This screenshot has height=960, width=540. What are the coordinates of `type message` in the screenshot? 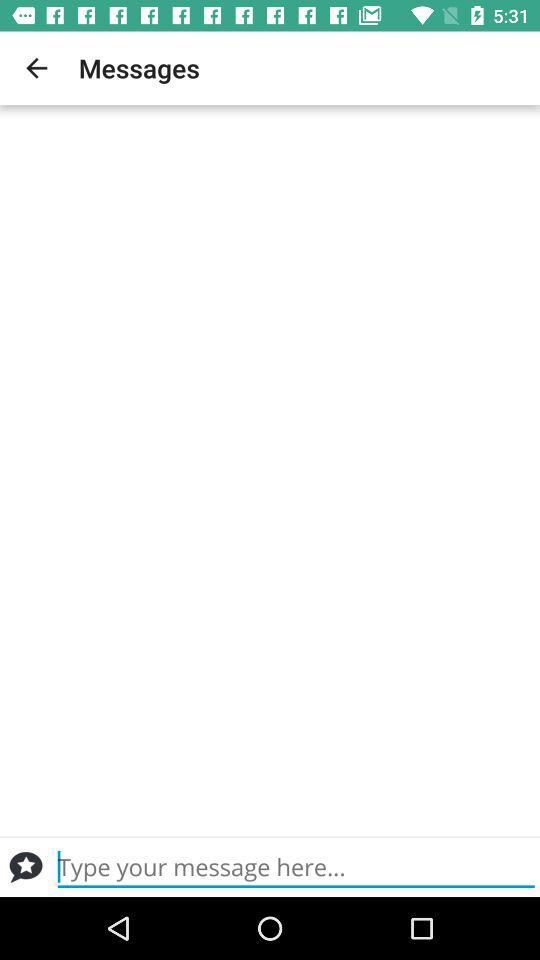 It's located at (295, 866).